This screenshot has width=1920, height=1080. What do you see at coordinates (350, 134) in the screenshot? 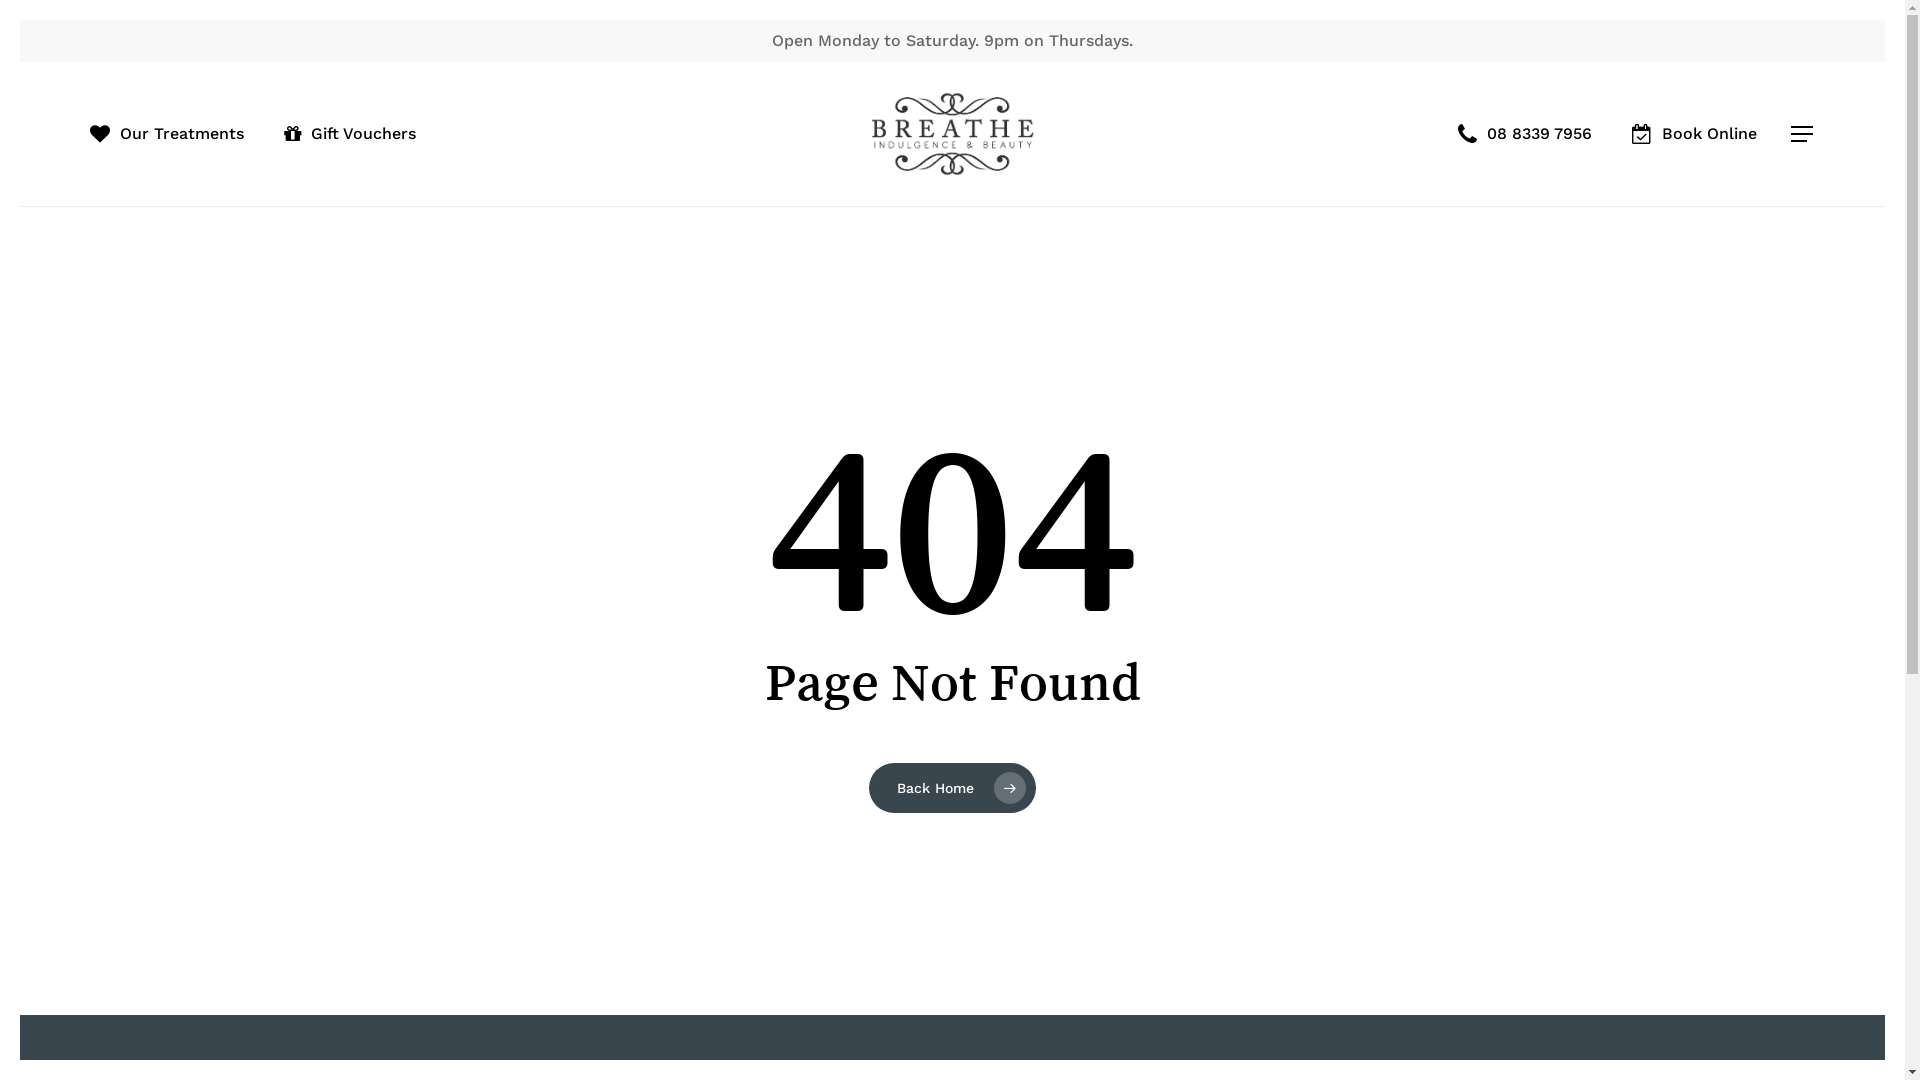
I see `'Gift Vouchers'` at bounding box center [350, 134].